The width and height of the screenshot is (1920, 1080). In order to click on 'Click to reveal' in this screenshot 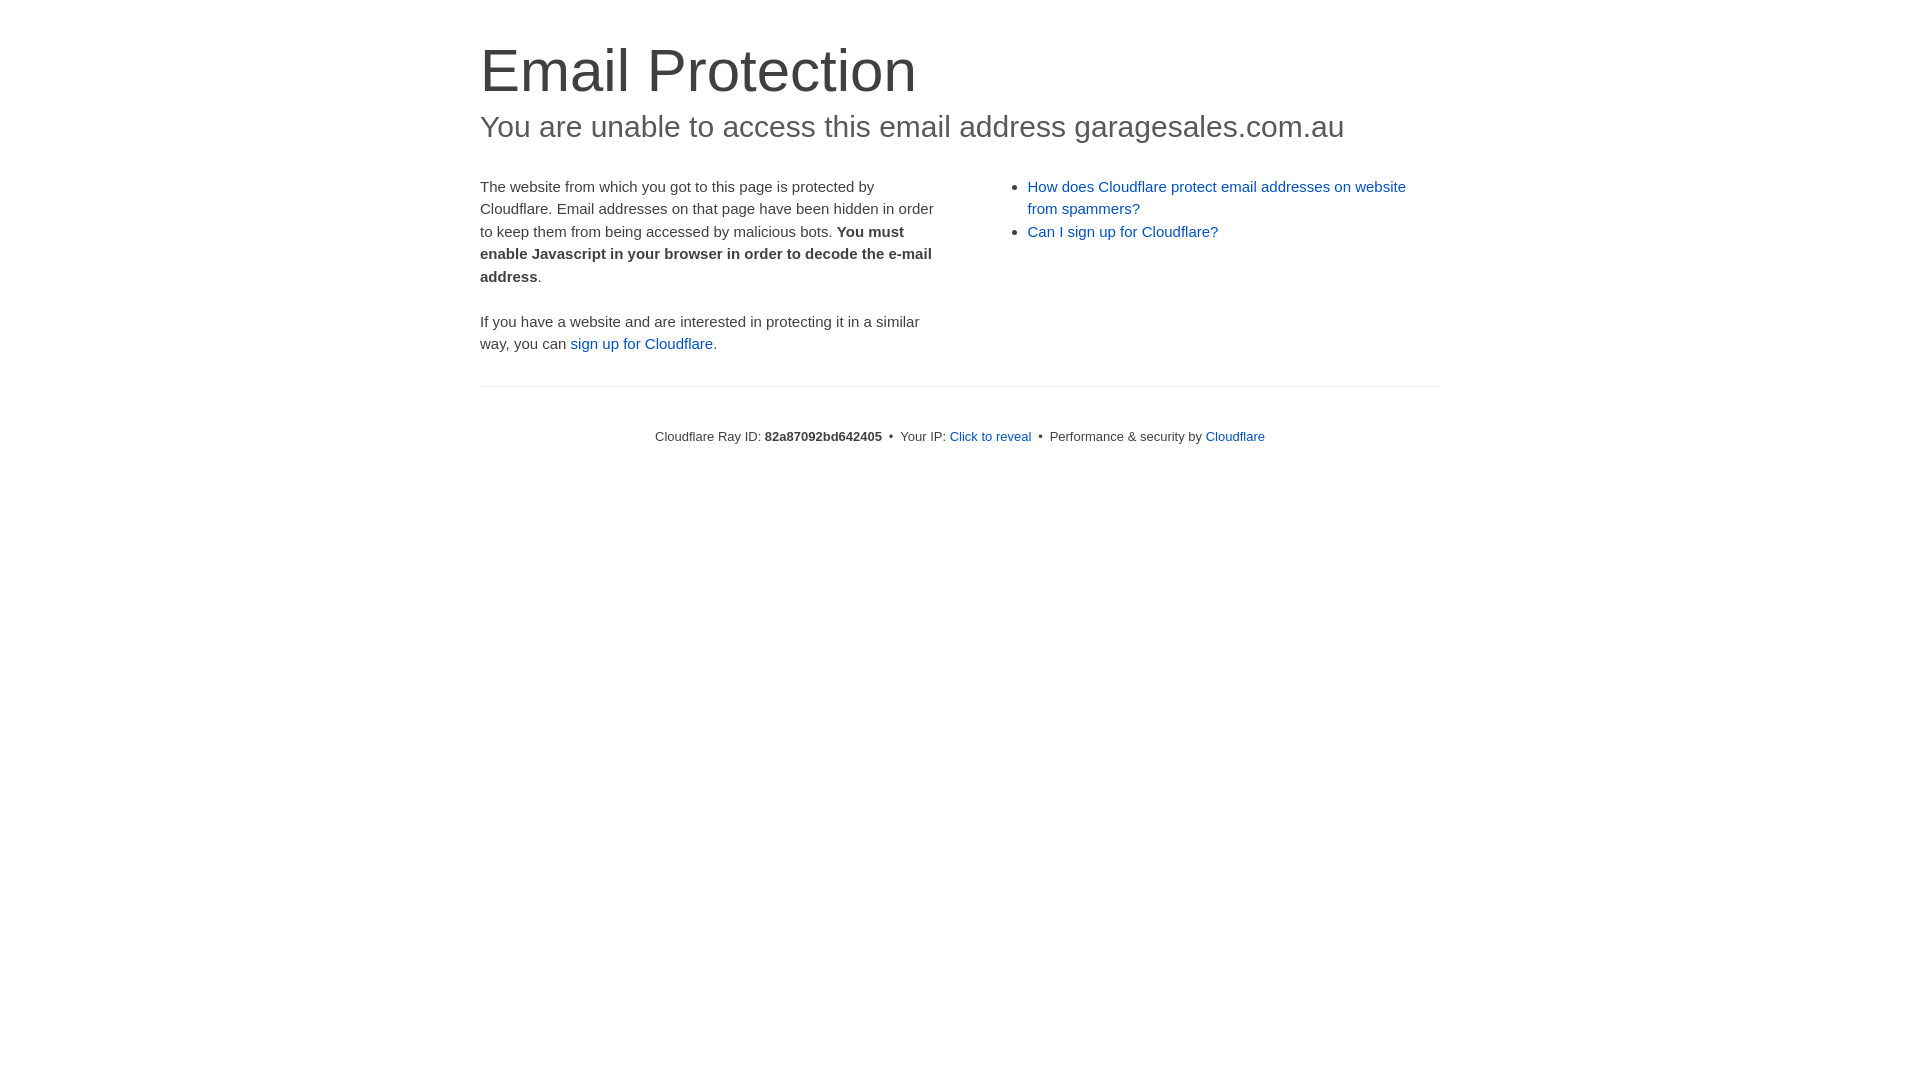, I will do `click(990, 435)`.